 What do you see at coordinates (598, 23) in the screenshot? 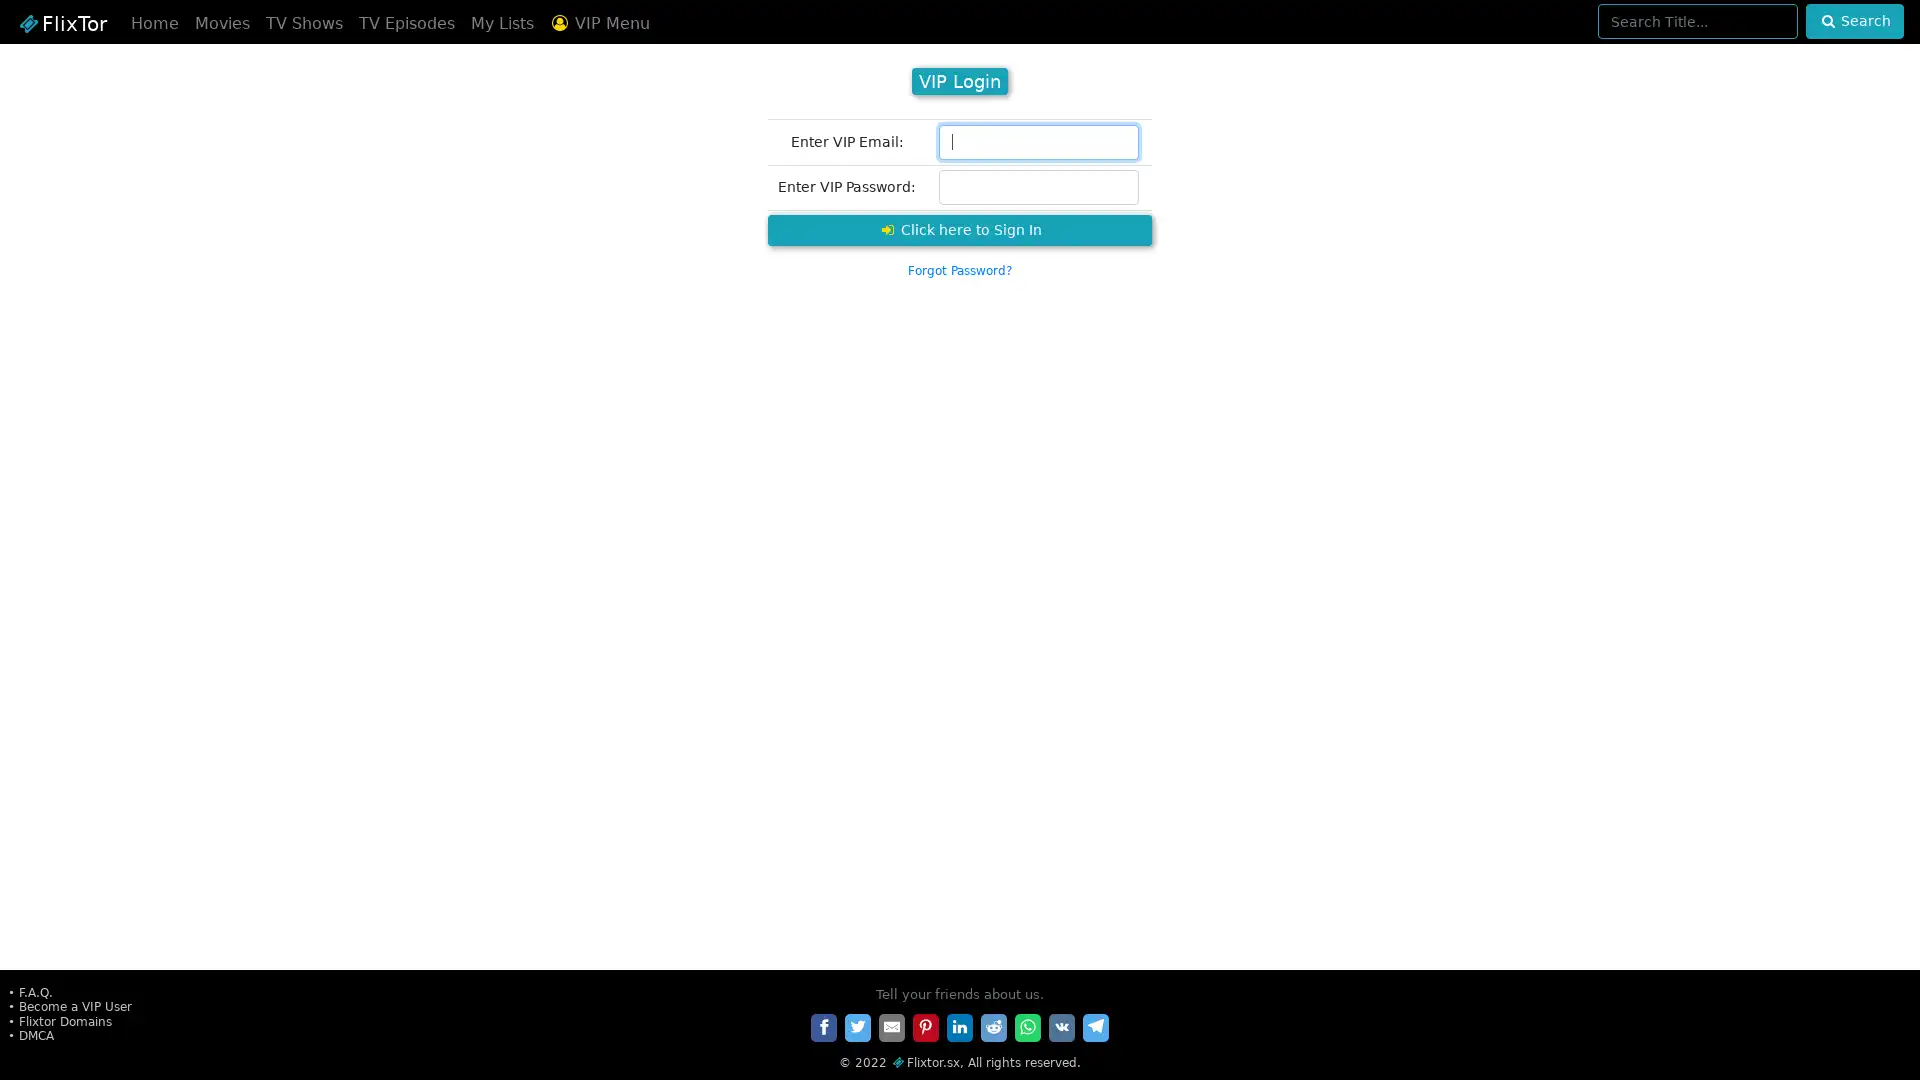
I see `VIP Menu` at bounding box center [598, 23].